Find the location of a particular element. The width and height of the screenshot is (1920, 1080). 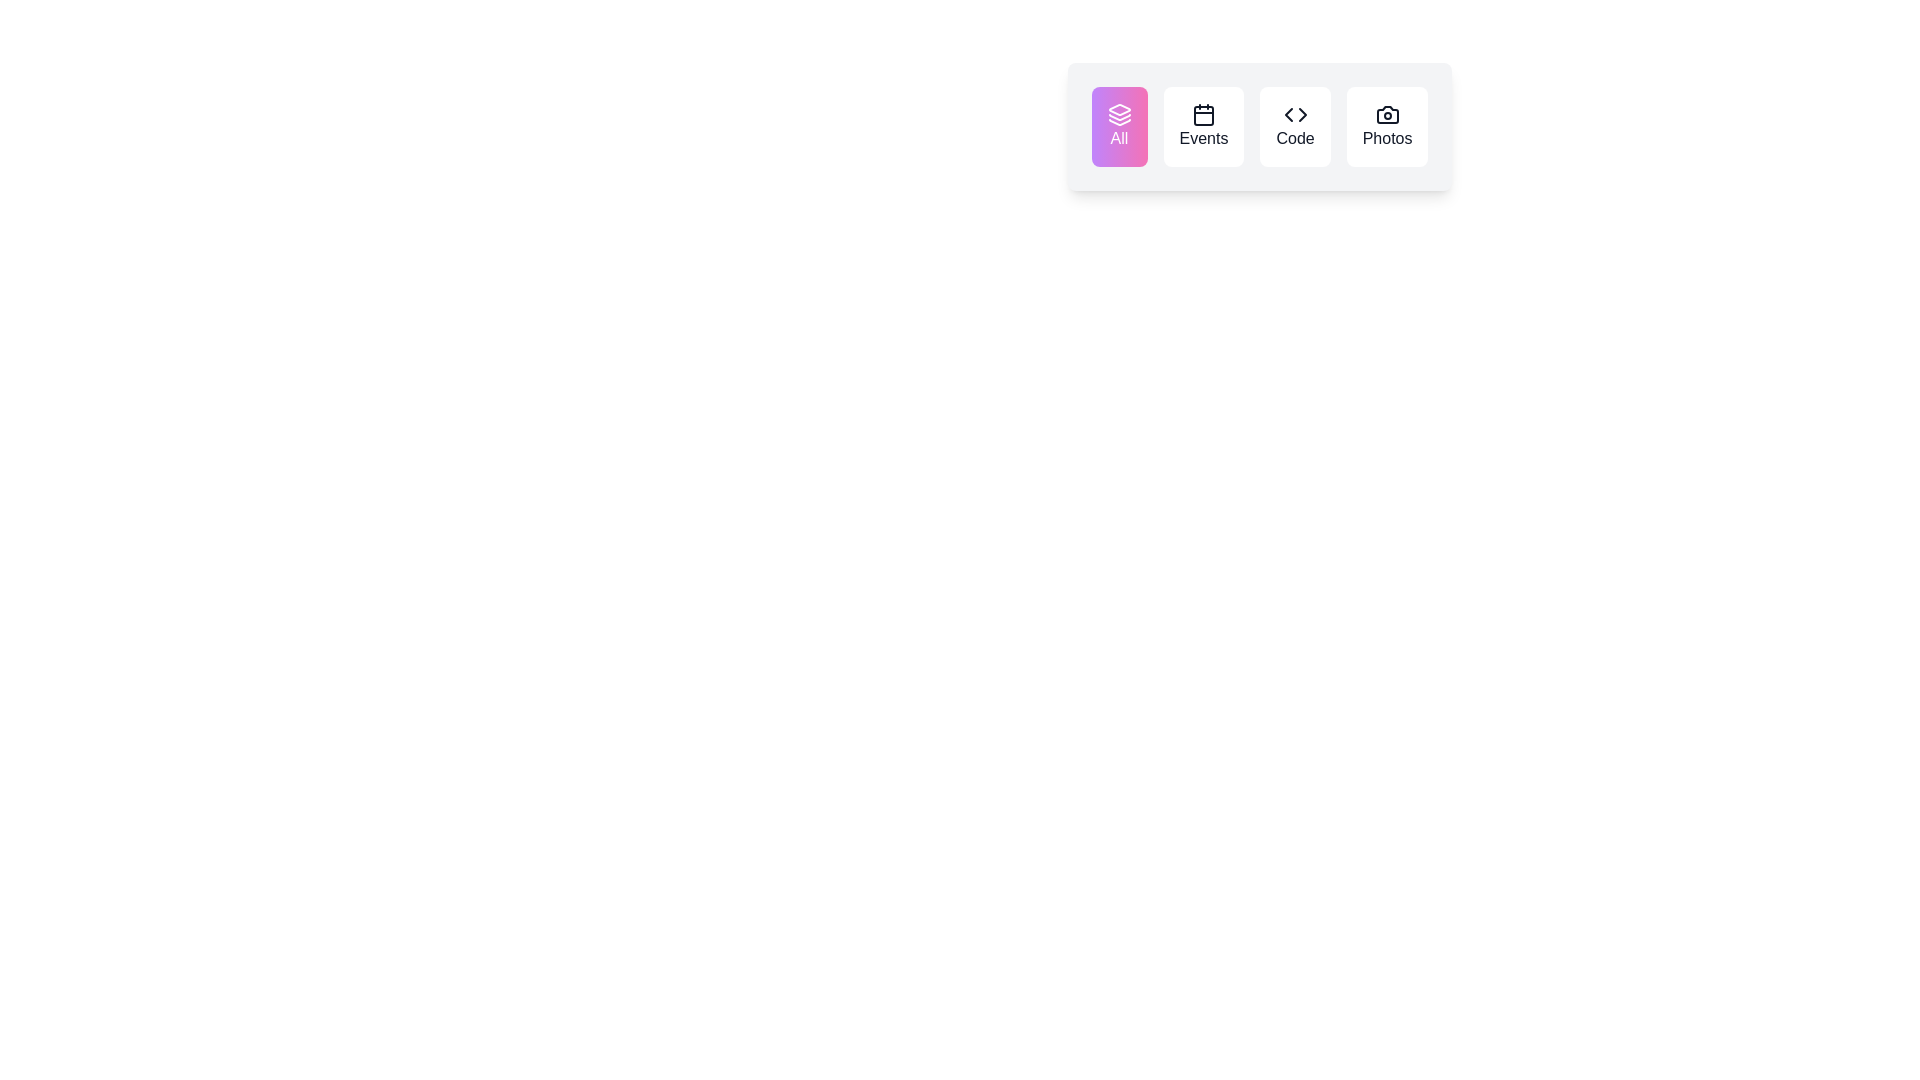

the Decorative UI component that resembles a calendar grid cell with rounded corners and a border is located at coordinates (1203, 115).